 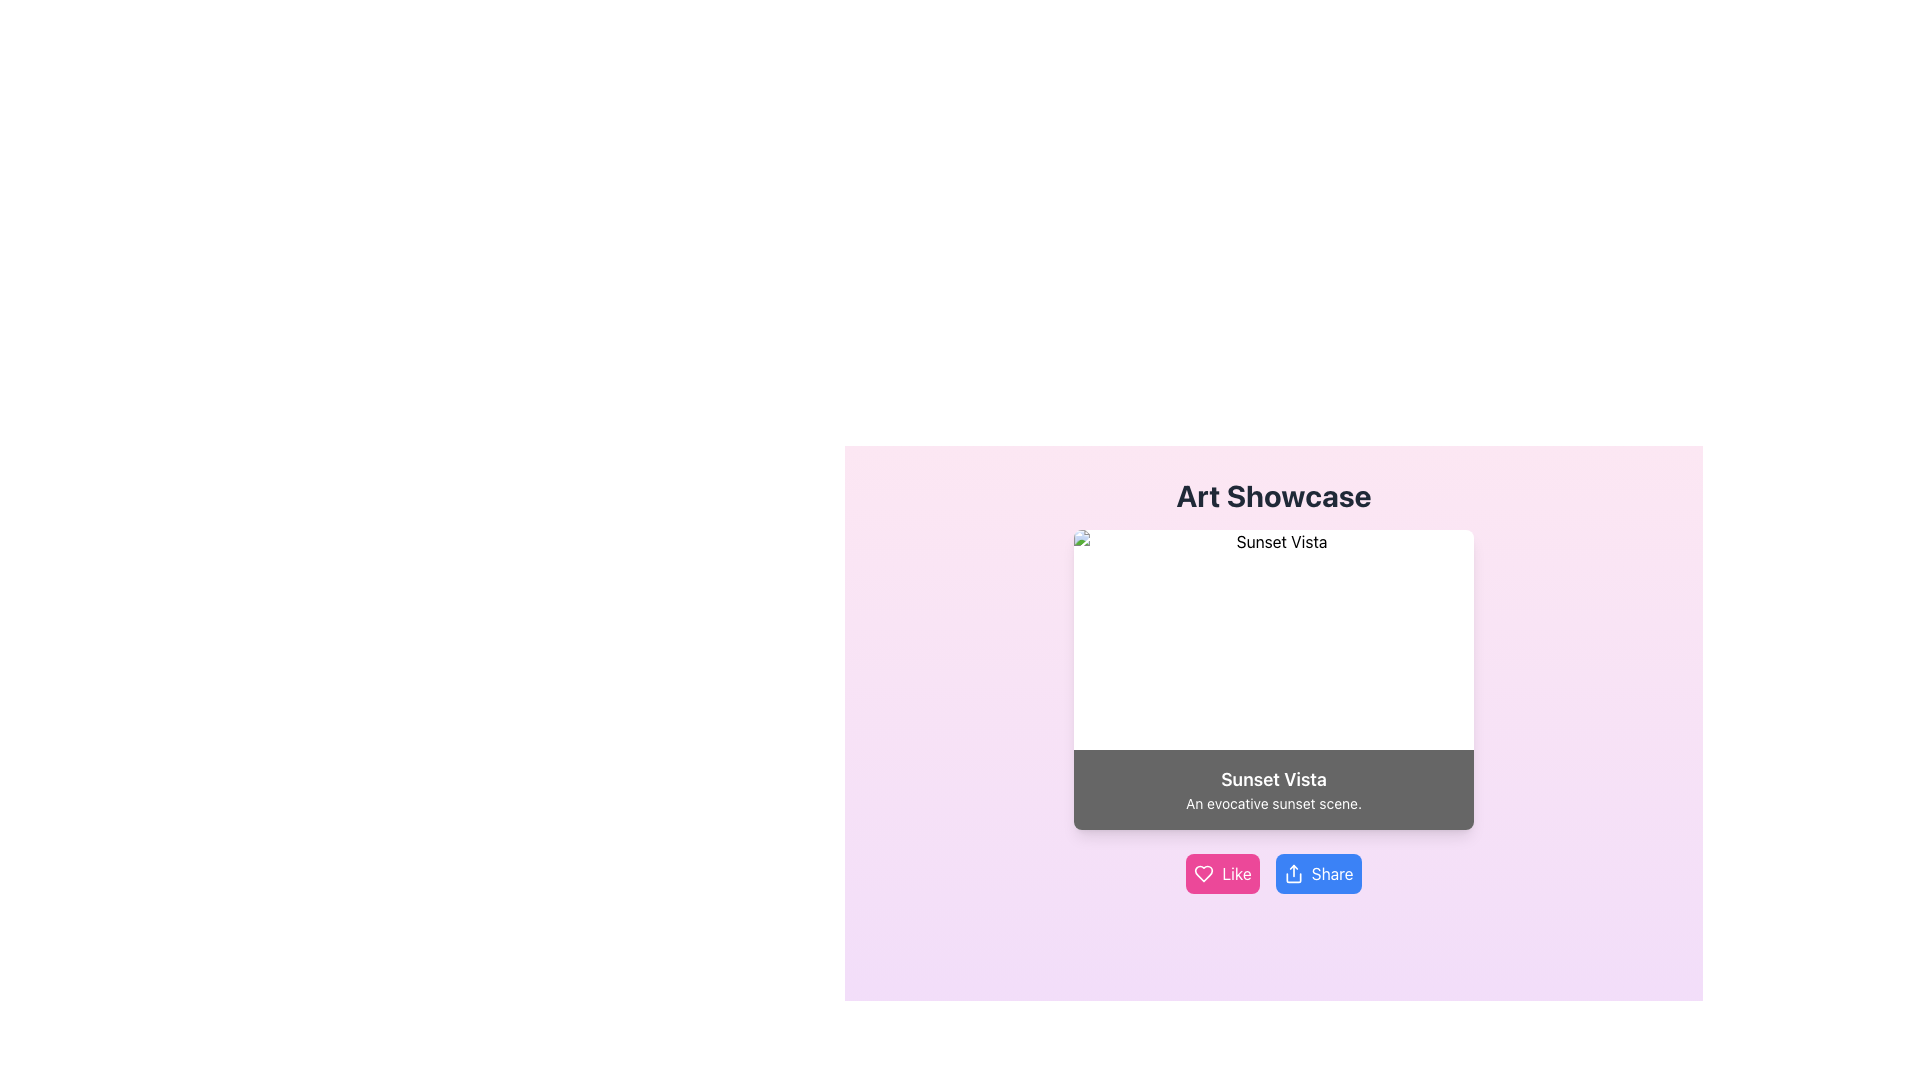 I want to click on the 'Share' button in the Grouped Buttons element, which is located below the 'An evocative sunset scene.' text in the 'Art Showcase' section, so click(x=1272, y=873).